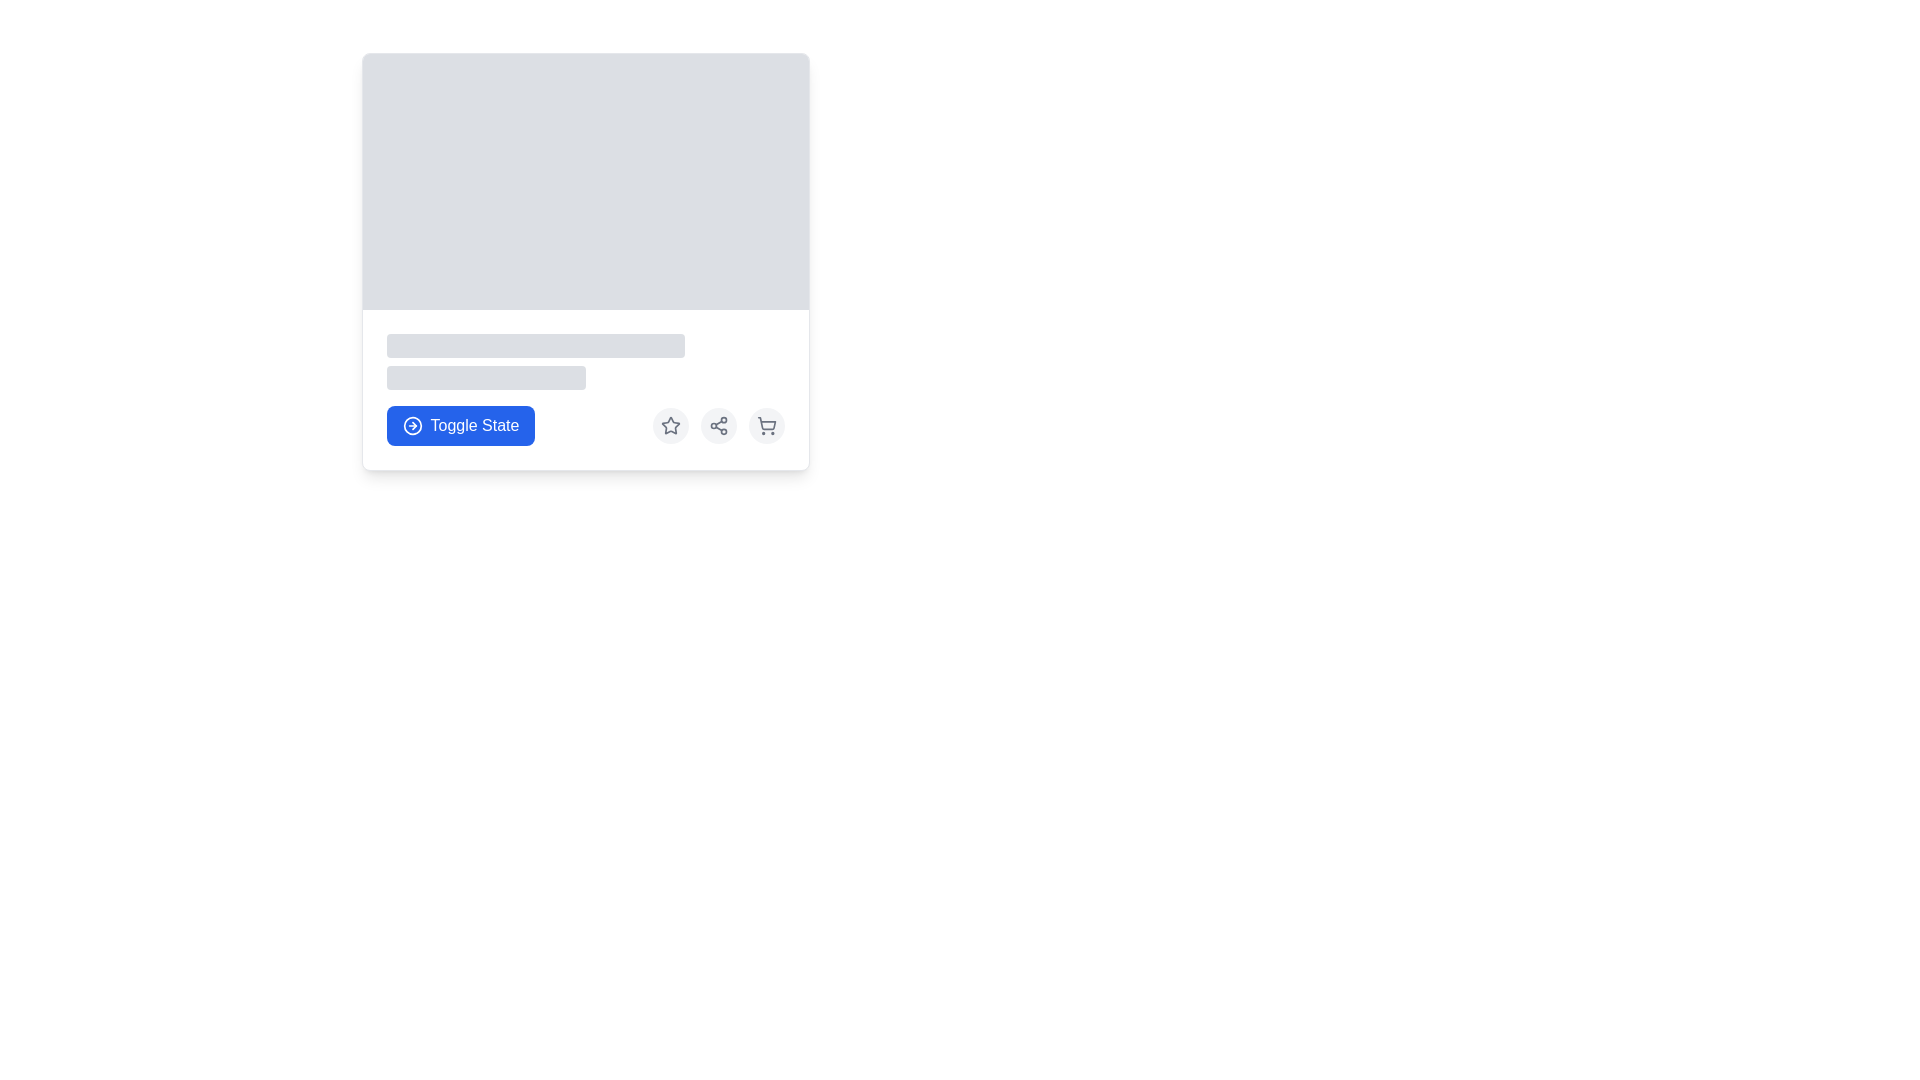 This screenshot has width=1920, height=1080. What do you see at coordinates (474, 424) in the screenshot?
I see `the toggle button located near the bottom left of the card interface, which is contained within a blue button and is preceded by a circular arrow icon` at bounding box center [474, 424].